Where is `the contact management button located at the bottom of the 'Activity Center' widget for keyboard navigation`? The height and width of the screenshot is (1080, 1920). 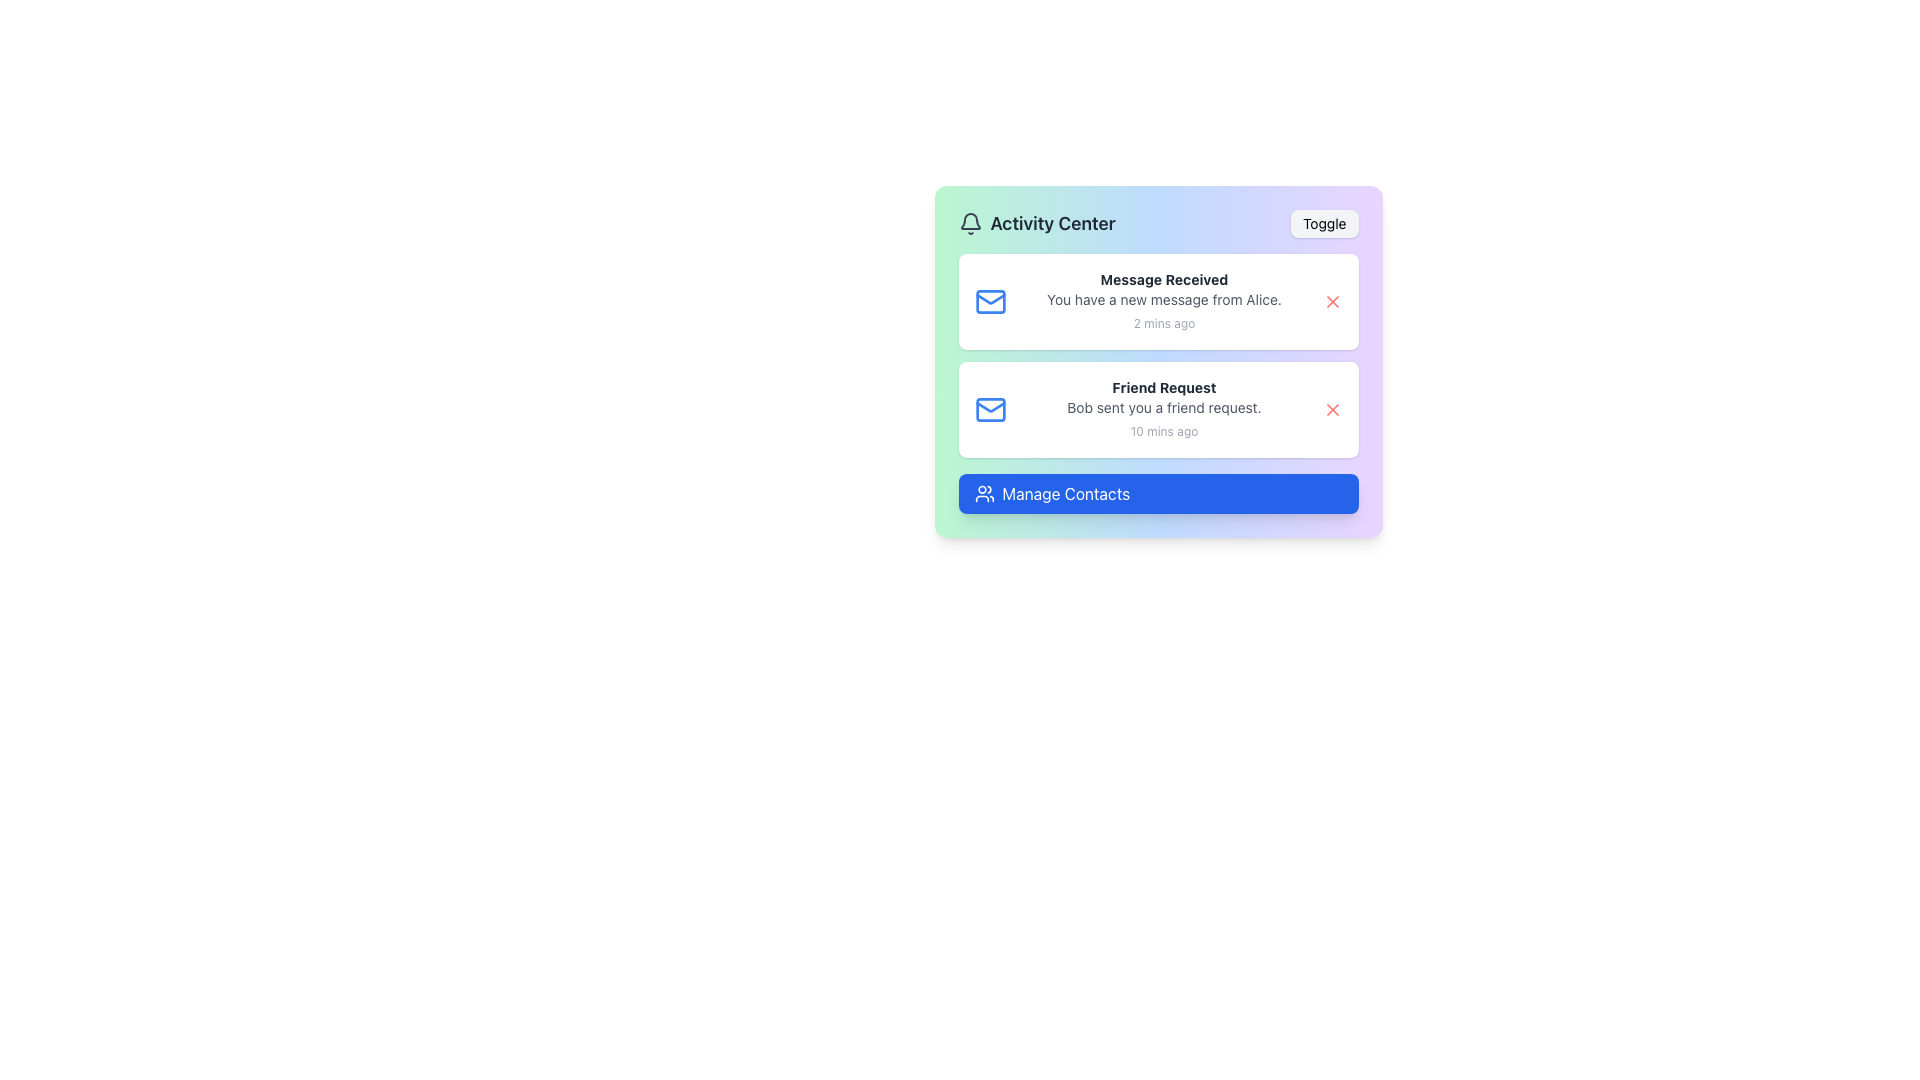 the contact management button located at the bottom of the 'Activity Center' widget for keyboard navigation is located at coordinates (1158, 493).